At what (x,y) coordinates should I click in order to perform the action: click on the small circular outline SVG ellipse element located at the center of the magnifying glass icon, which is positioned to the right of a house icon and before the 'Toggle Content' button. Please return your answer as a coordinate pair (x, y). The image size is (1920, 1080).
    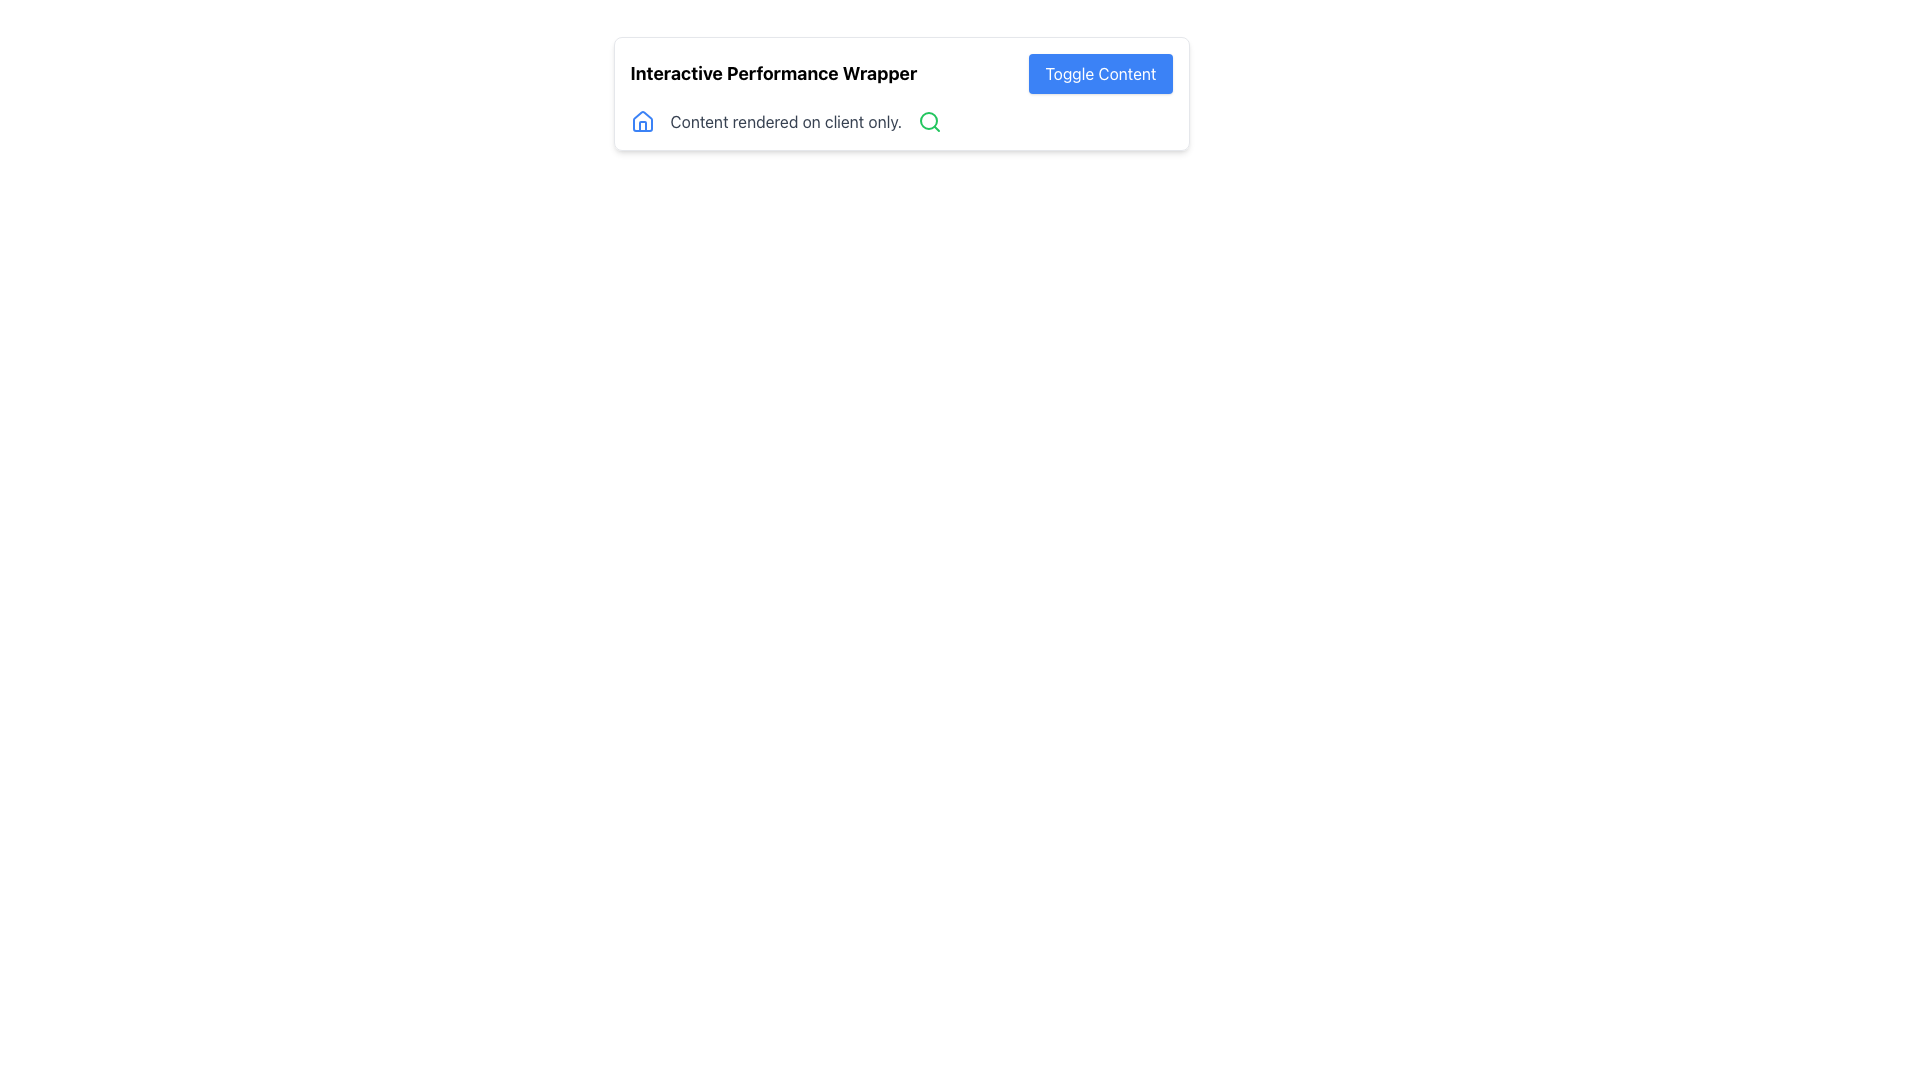
    Looking at the image, I should click on (928, 120).